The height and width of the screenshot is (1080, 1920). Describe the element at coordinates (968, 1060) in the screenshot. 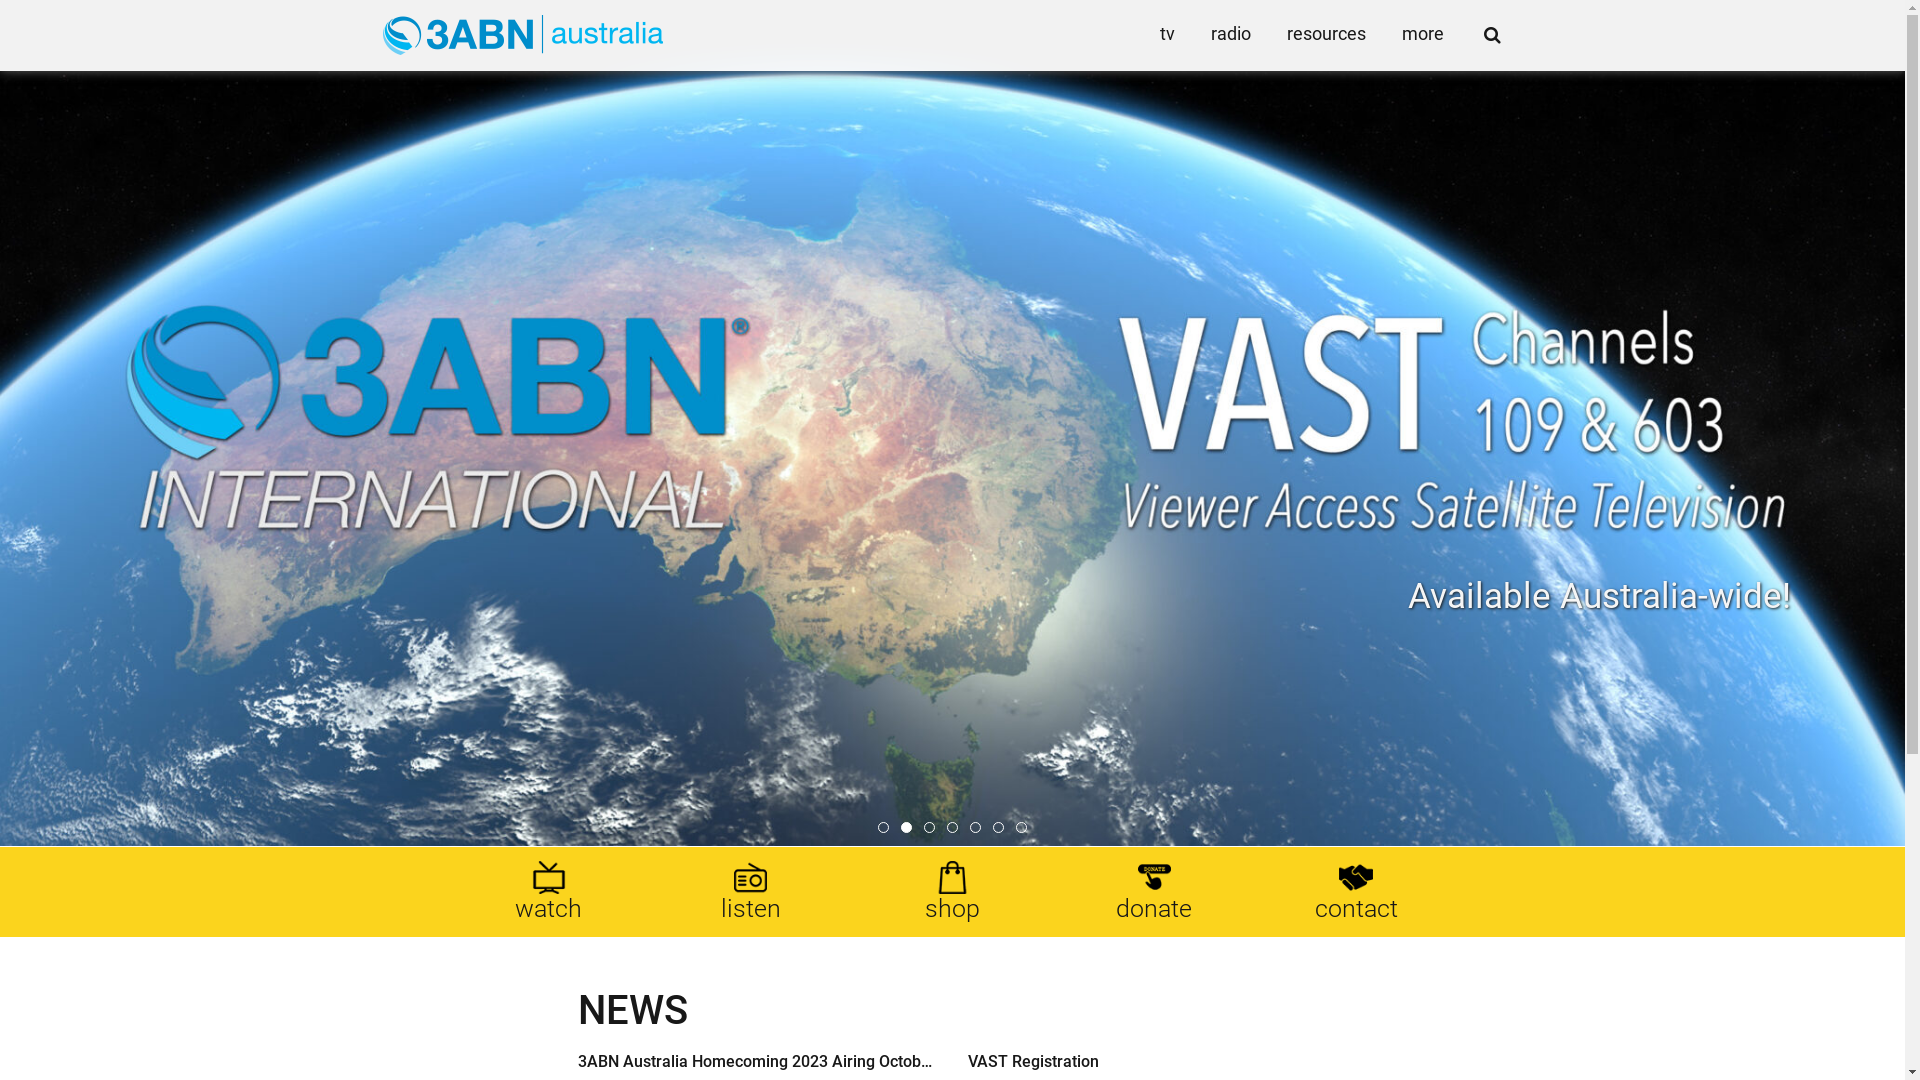

I see `'VAST Registration'` at that location.